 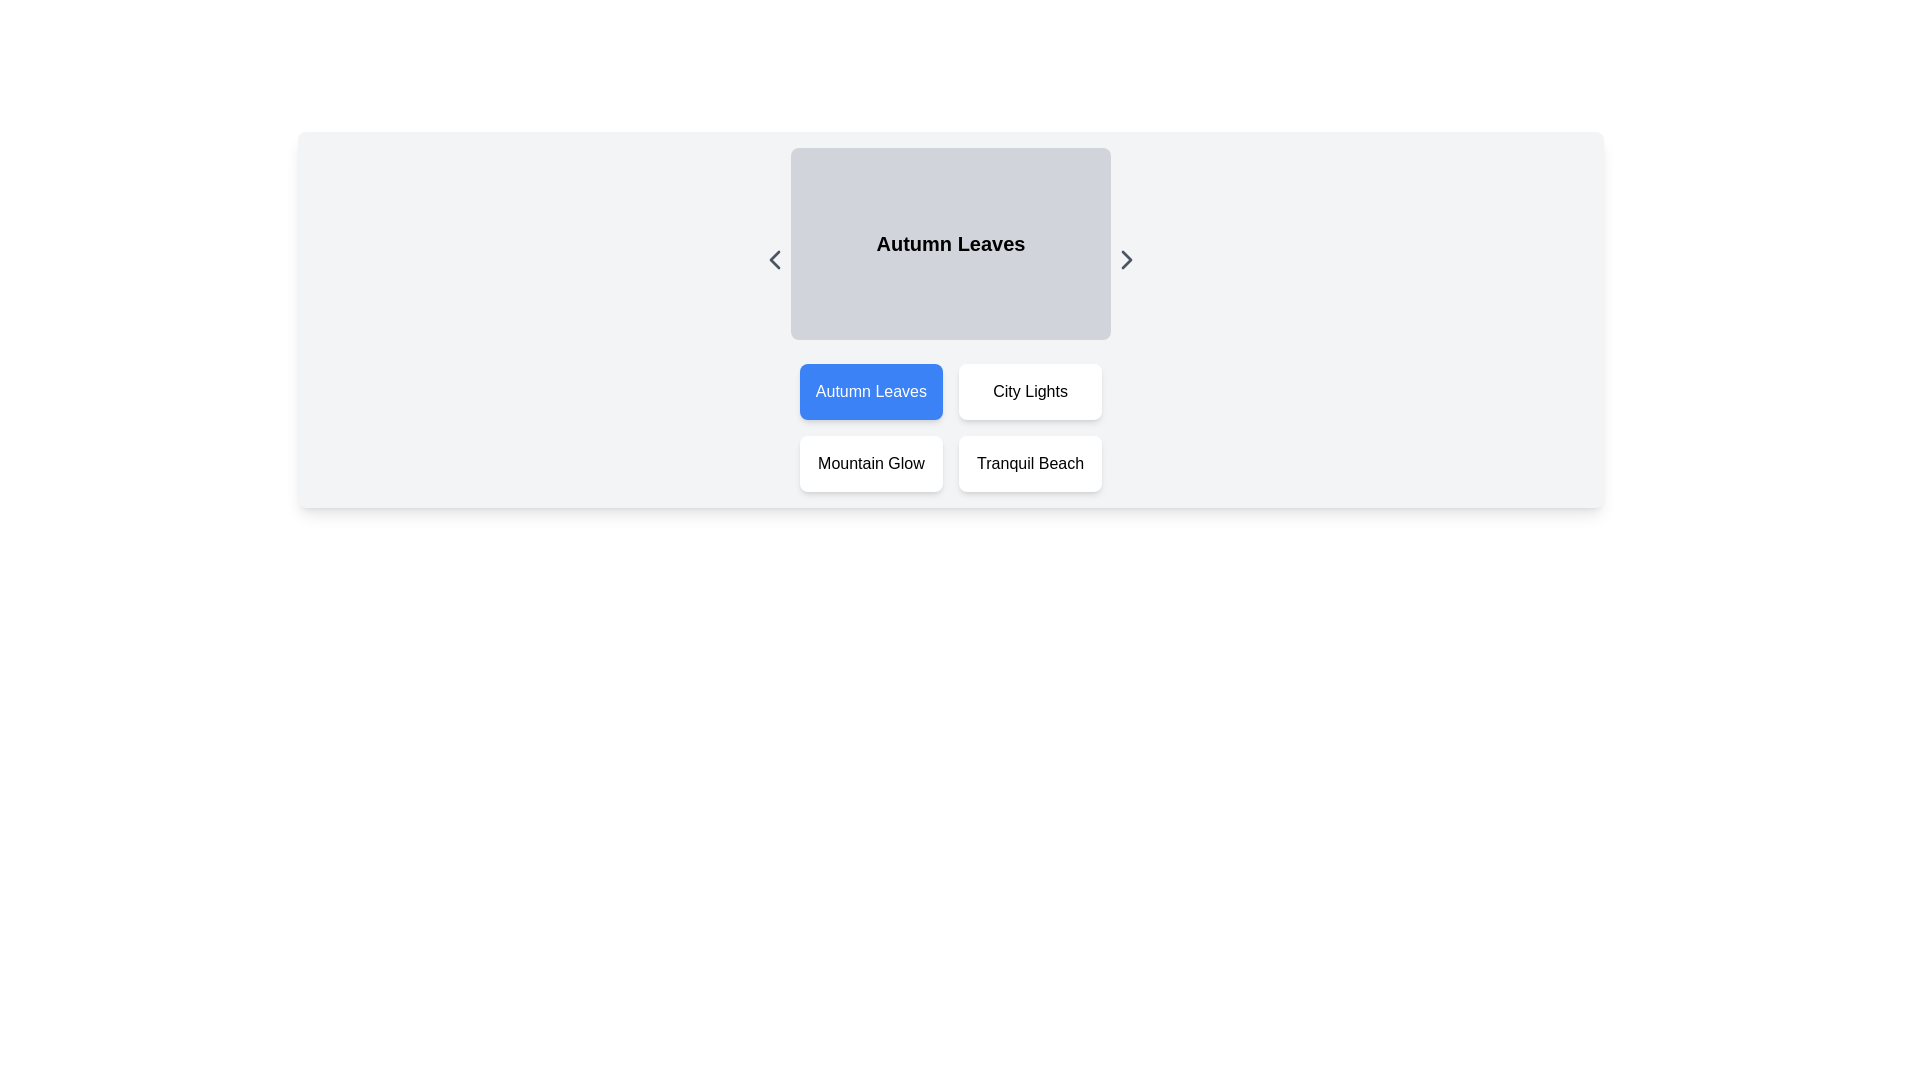 I want to click on the button that activates the 'City Lights' theme, positioned in the second column of the grid layout, to trigger potential hover effects, so click(x=1030, y=392).